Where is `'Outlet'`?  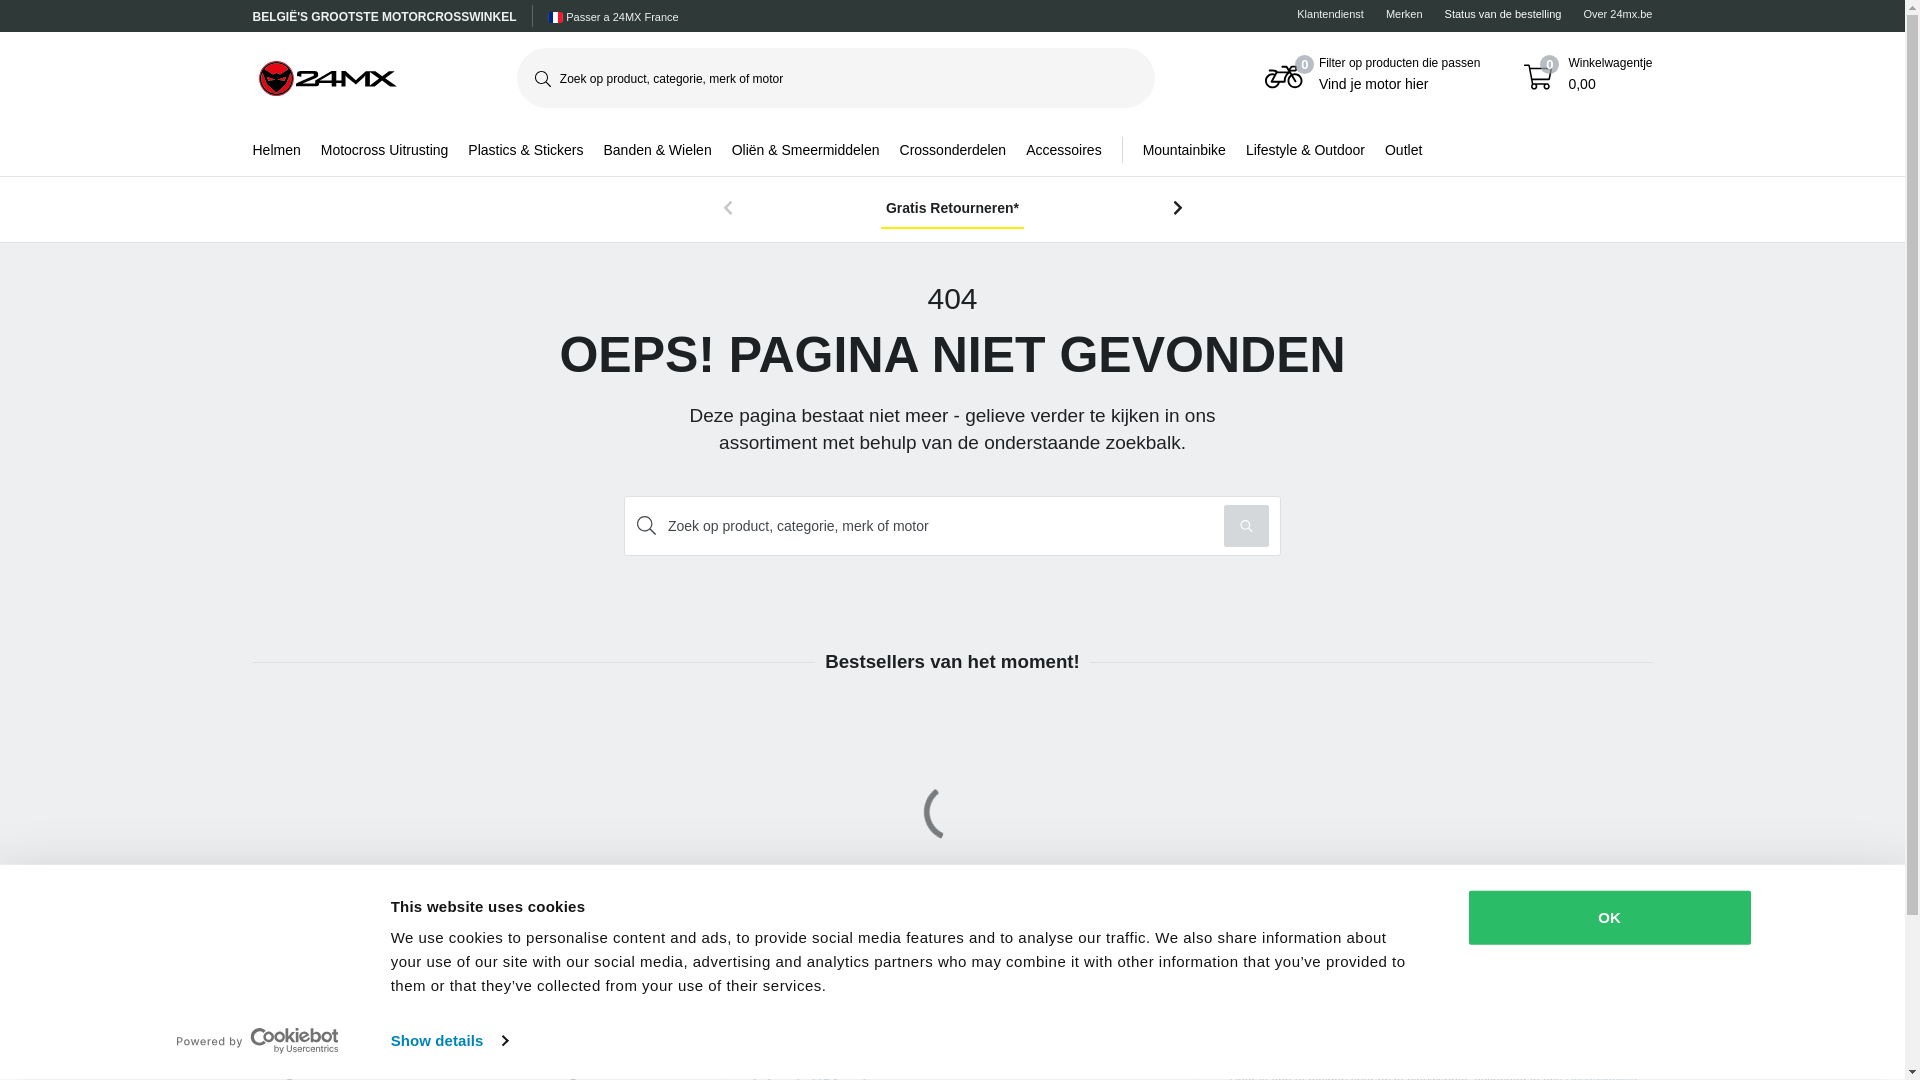 'Outlet' is located at coordinates (1402, 149).